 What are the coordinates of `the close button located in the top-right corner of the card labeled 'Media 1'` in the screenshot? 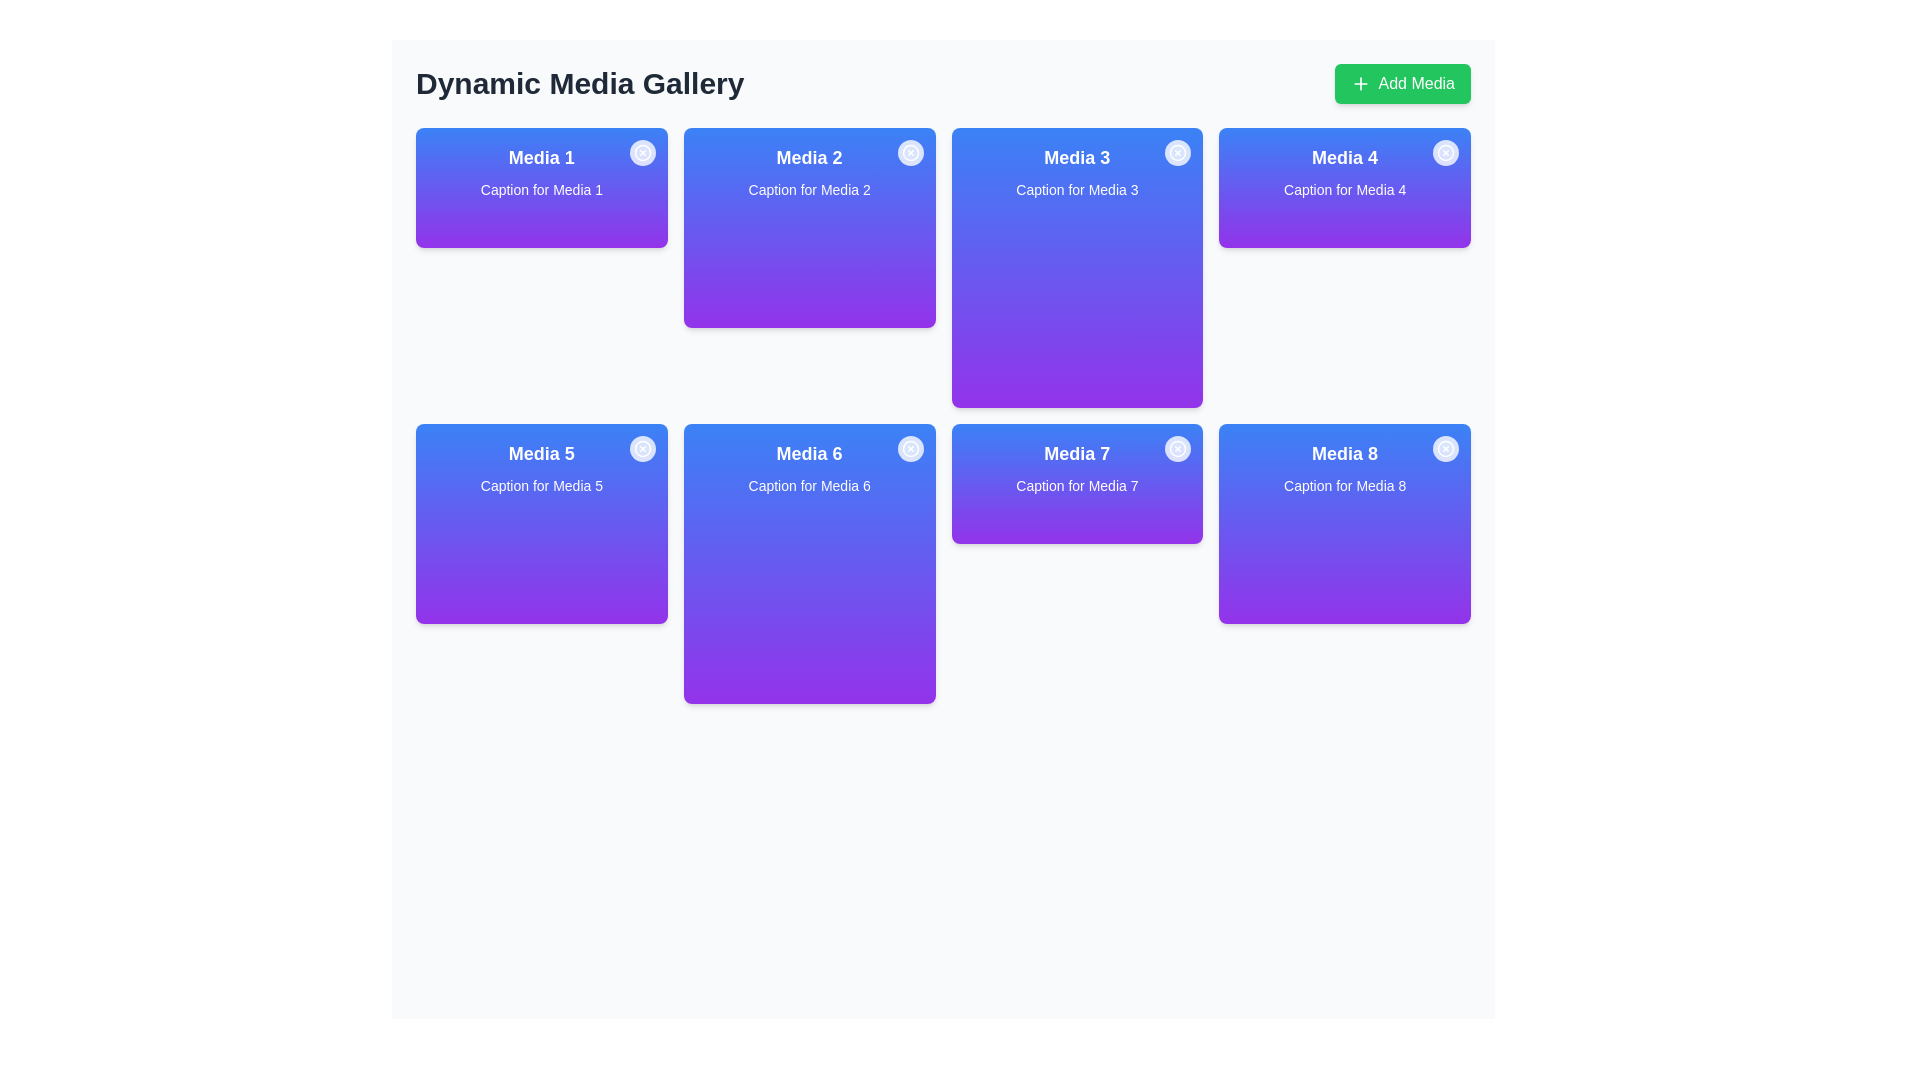 It's located at (642, 153).